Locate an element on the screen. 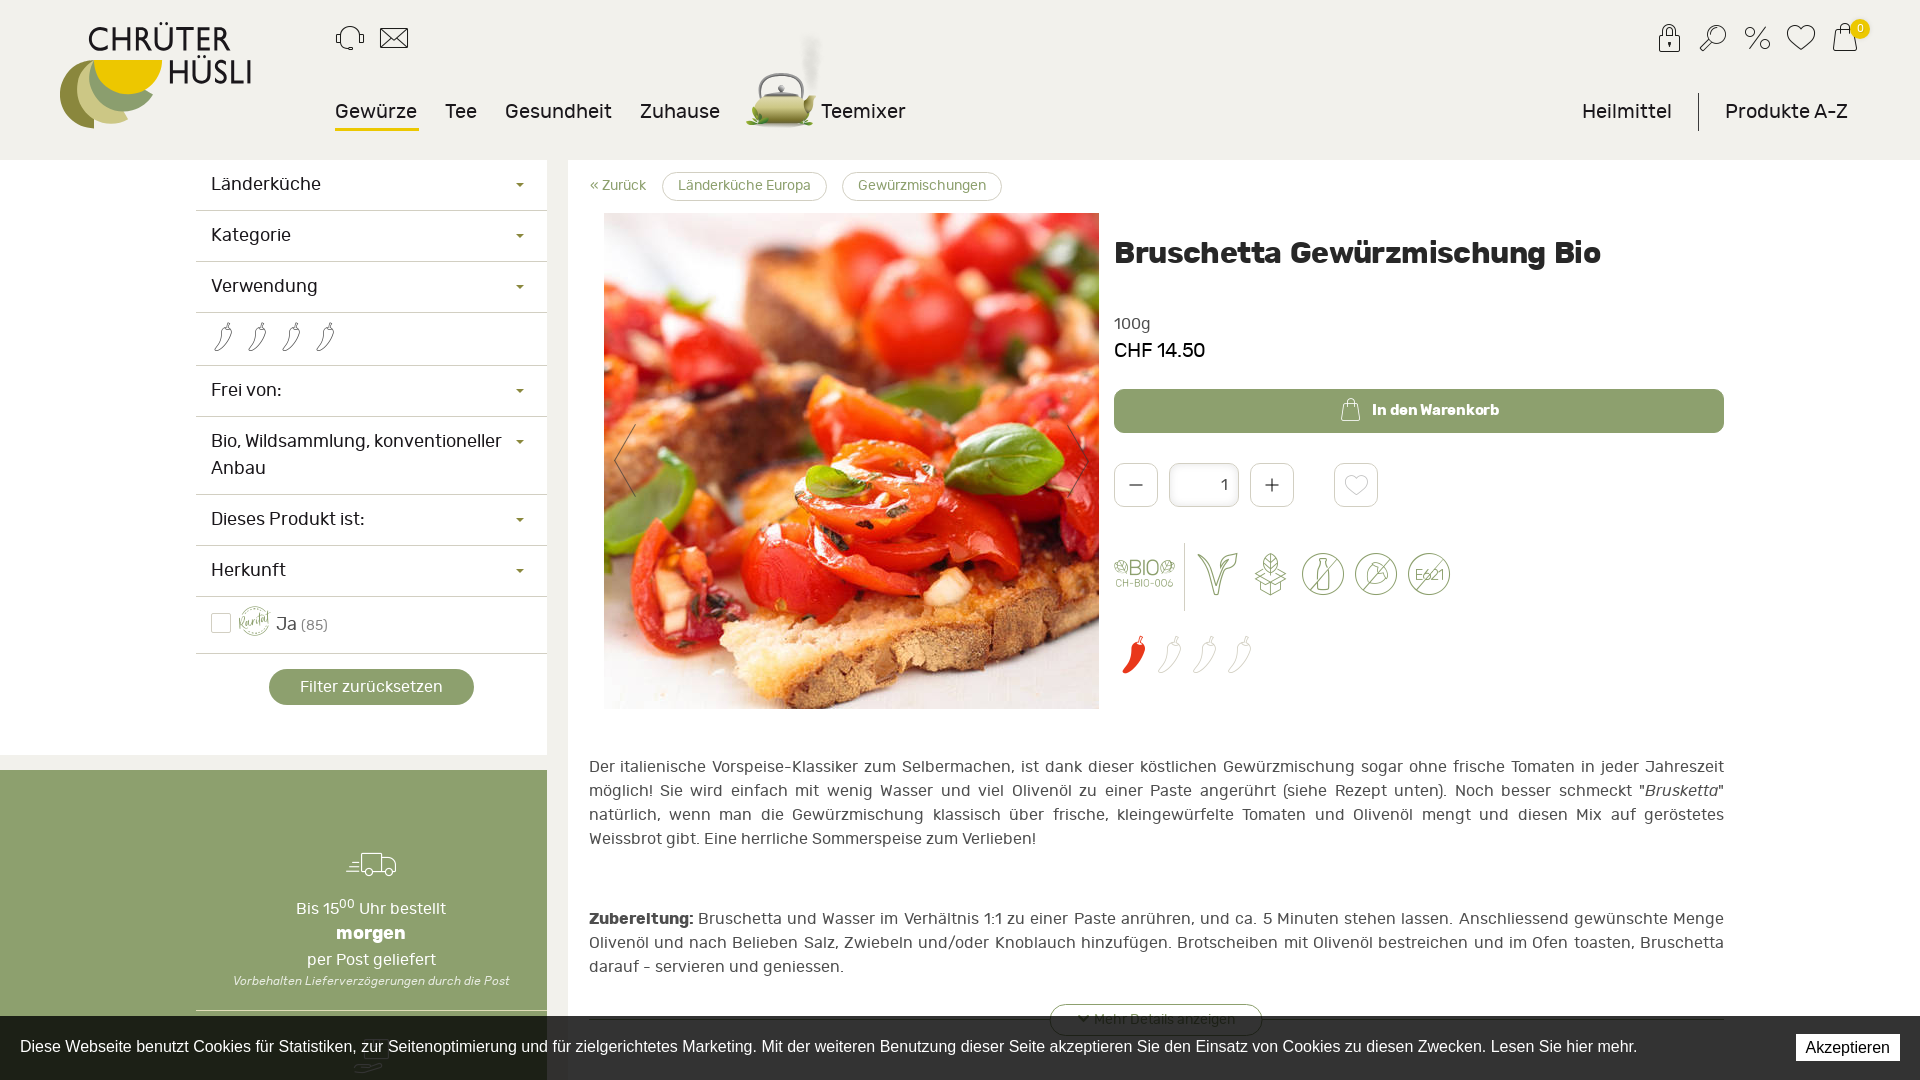 Image resolution: width=1920 pixels, height=1080 pixels. 'Vegan' is located at coordinates (1195, 577).